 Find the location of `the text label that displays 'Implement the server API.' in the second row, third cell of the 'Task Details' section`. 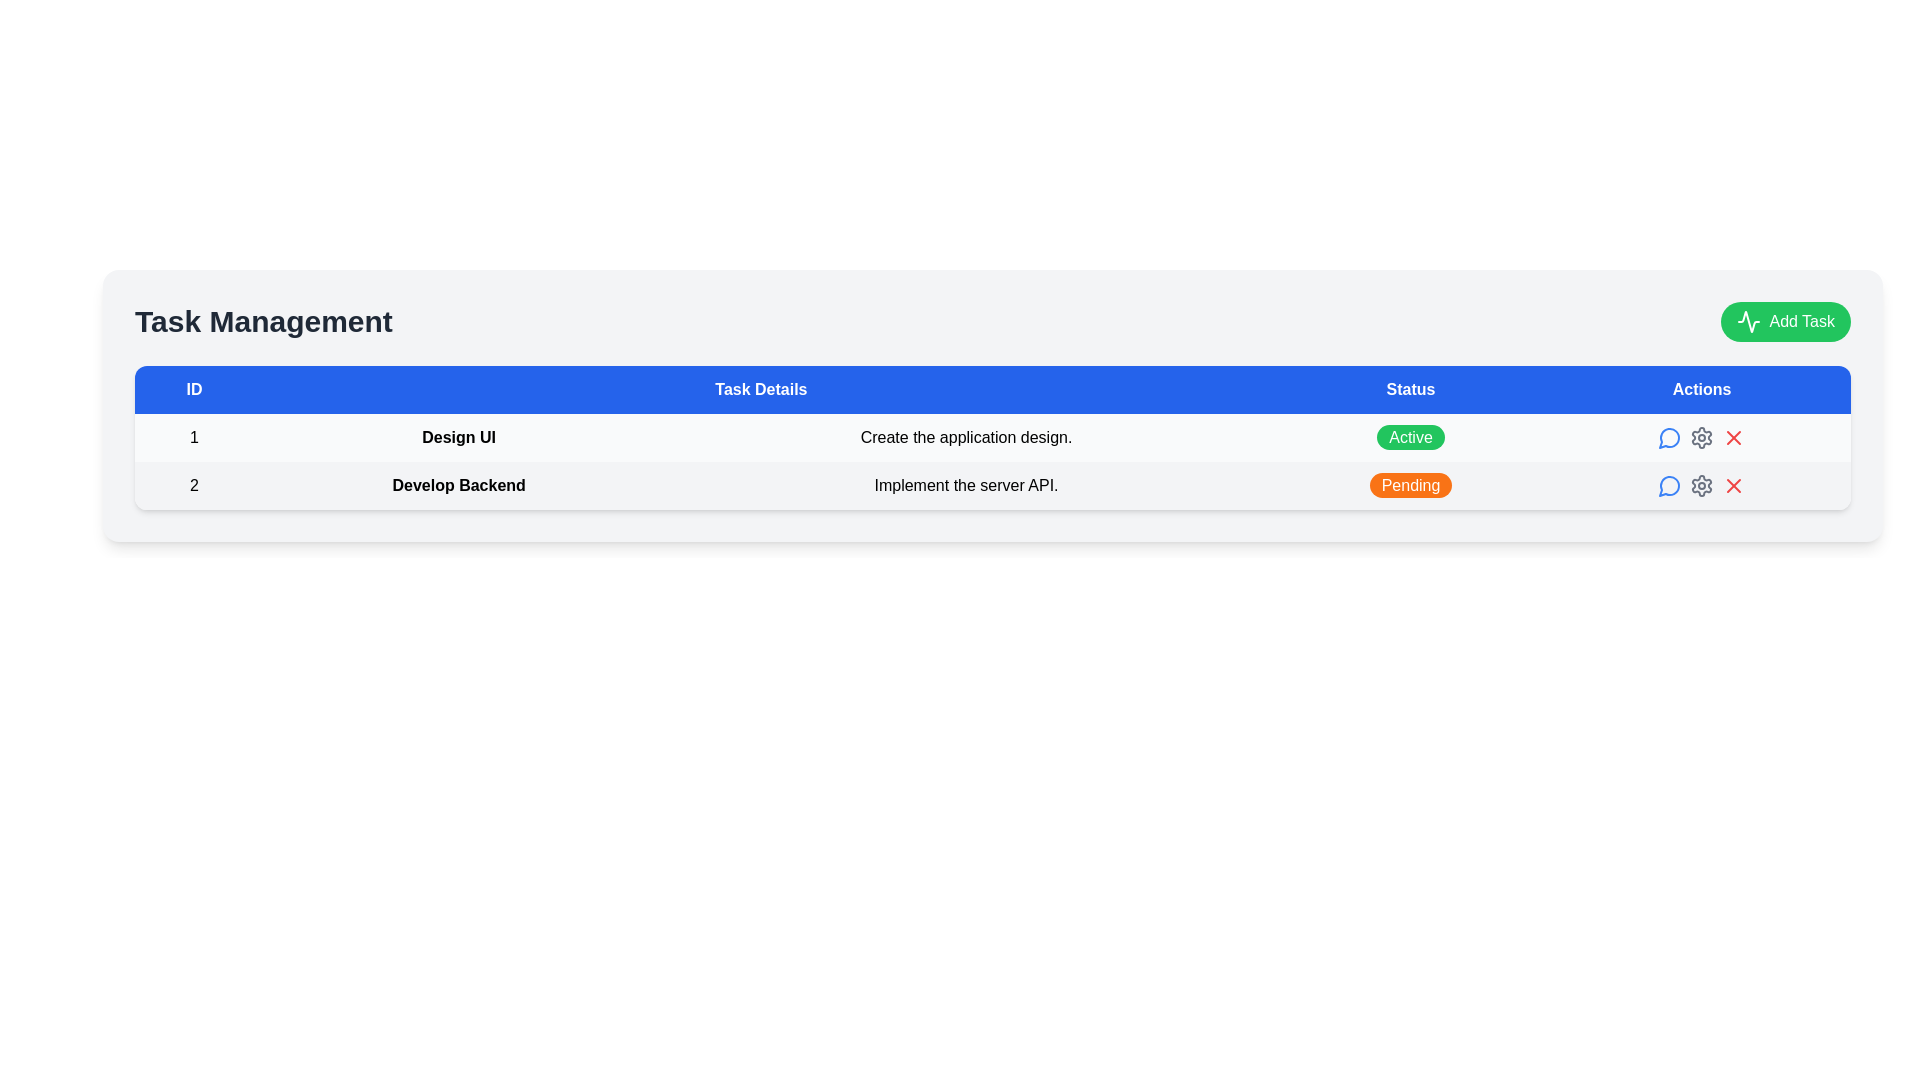

the text label that displays 'Implement the server API.' in the second row, third cell of the 'Task Details' section is located at coordinates (966, 486).